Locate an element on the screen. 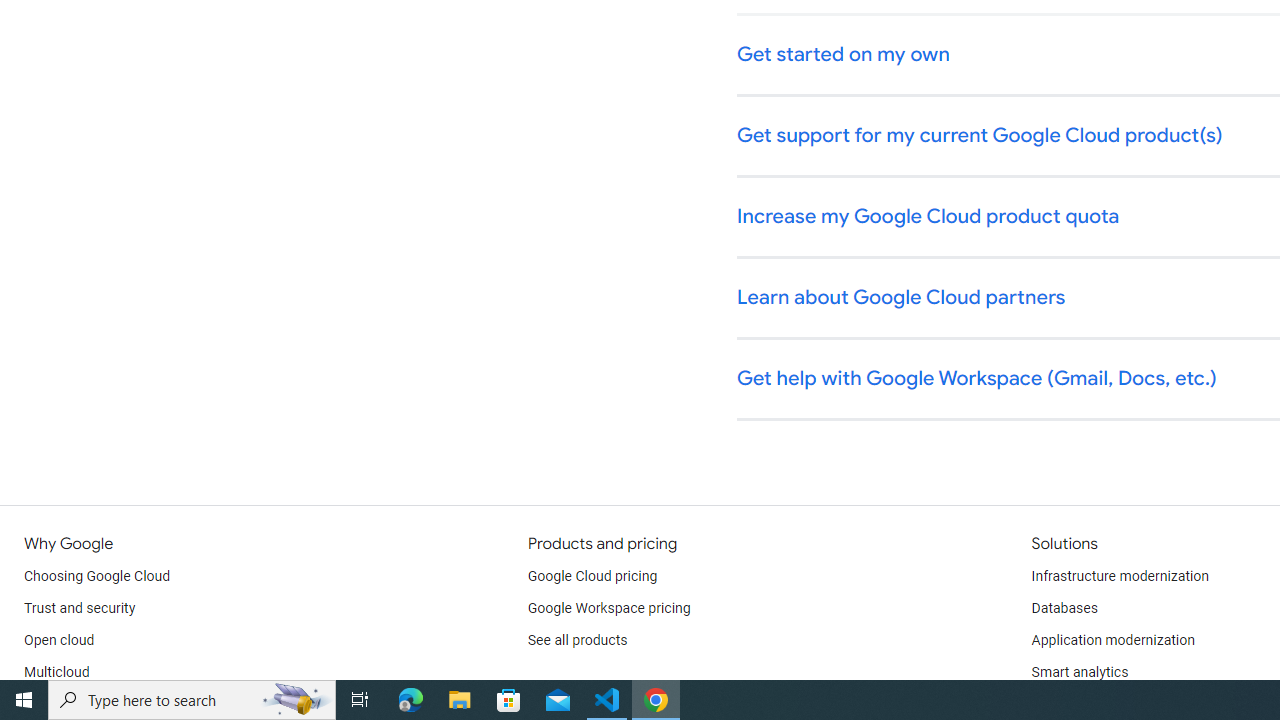 The width and height of the screenshot is (1280, 720). 'Infrastructure modernization' is located at coordinates (1120, 577).